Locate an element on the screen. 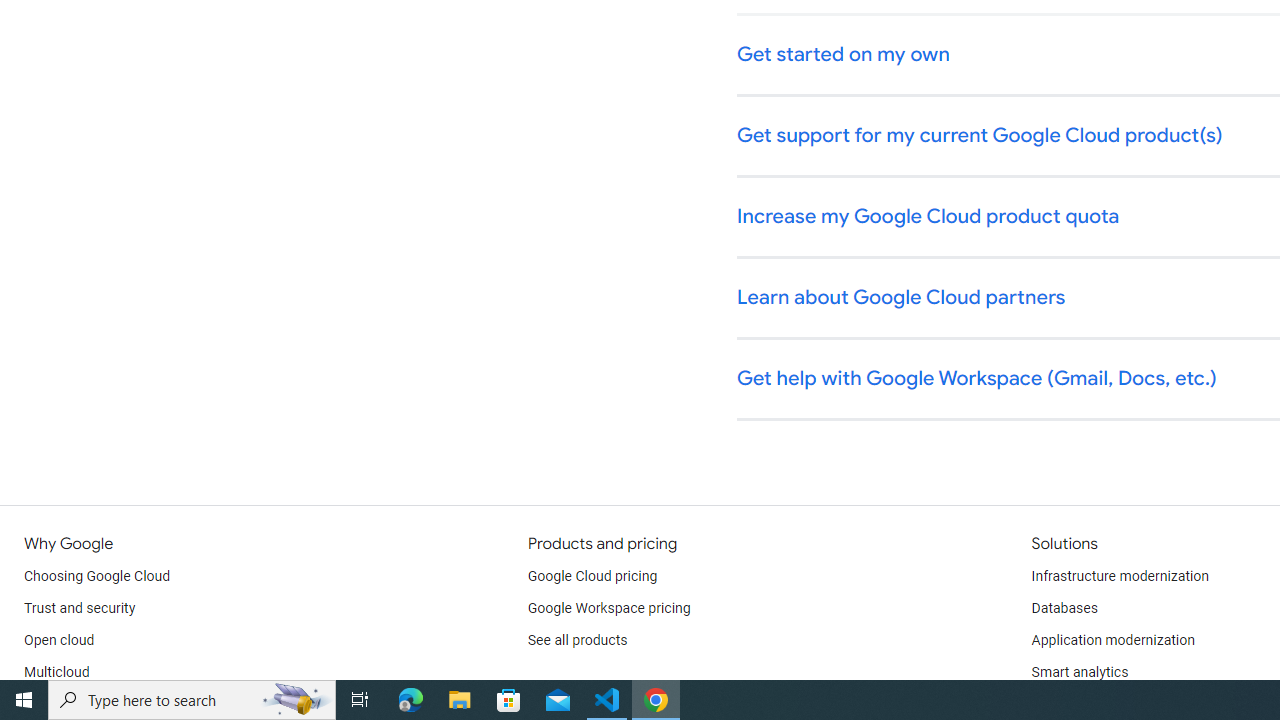 The width and height of the screenshot is (1280, 720). 'Infrastructure modernization' is located at coordinates (1120, 577).